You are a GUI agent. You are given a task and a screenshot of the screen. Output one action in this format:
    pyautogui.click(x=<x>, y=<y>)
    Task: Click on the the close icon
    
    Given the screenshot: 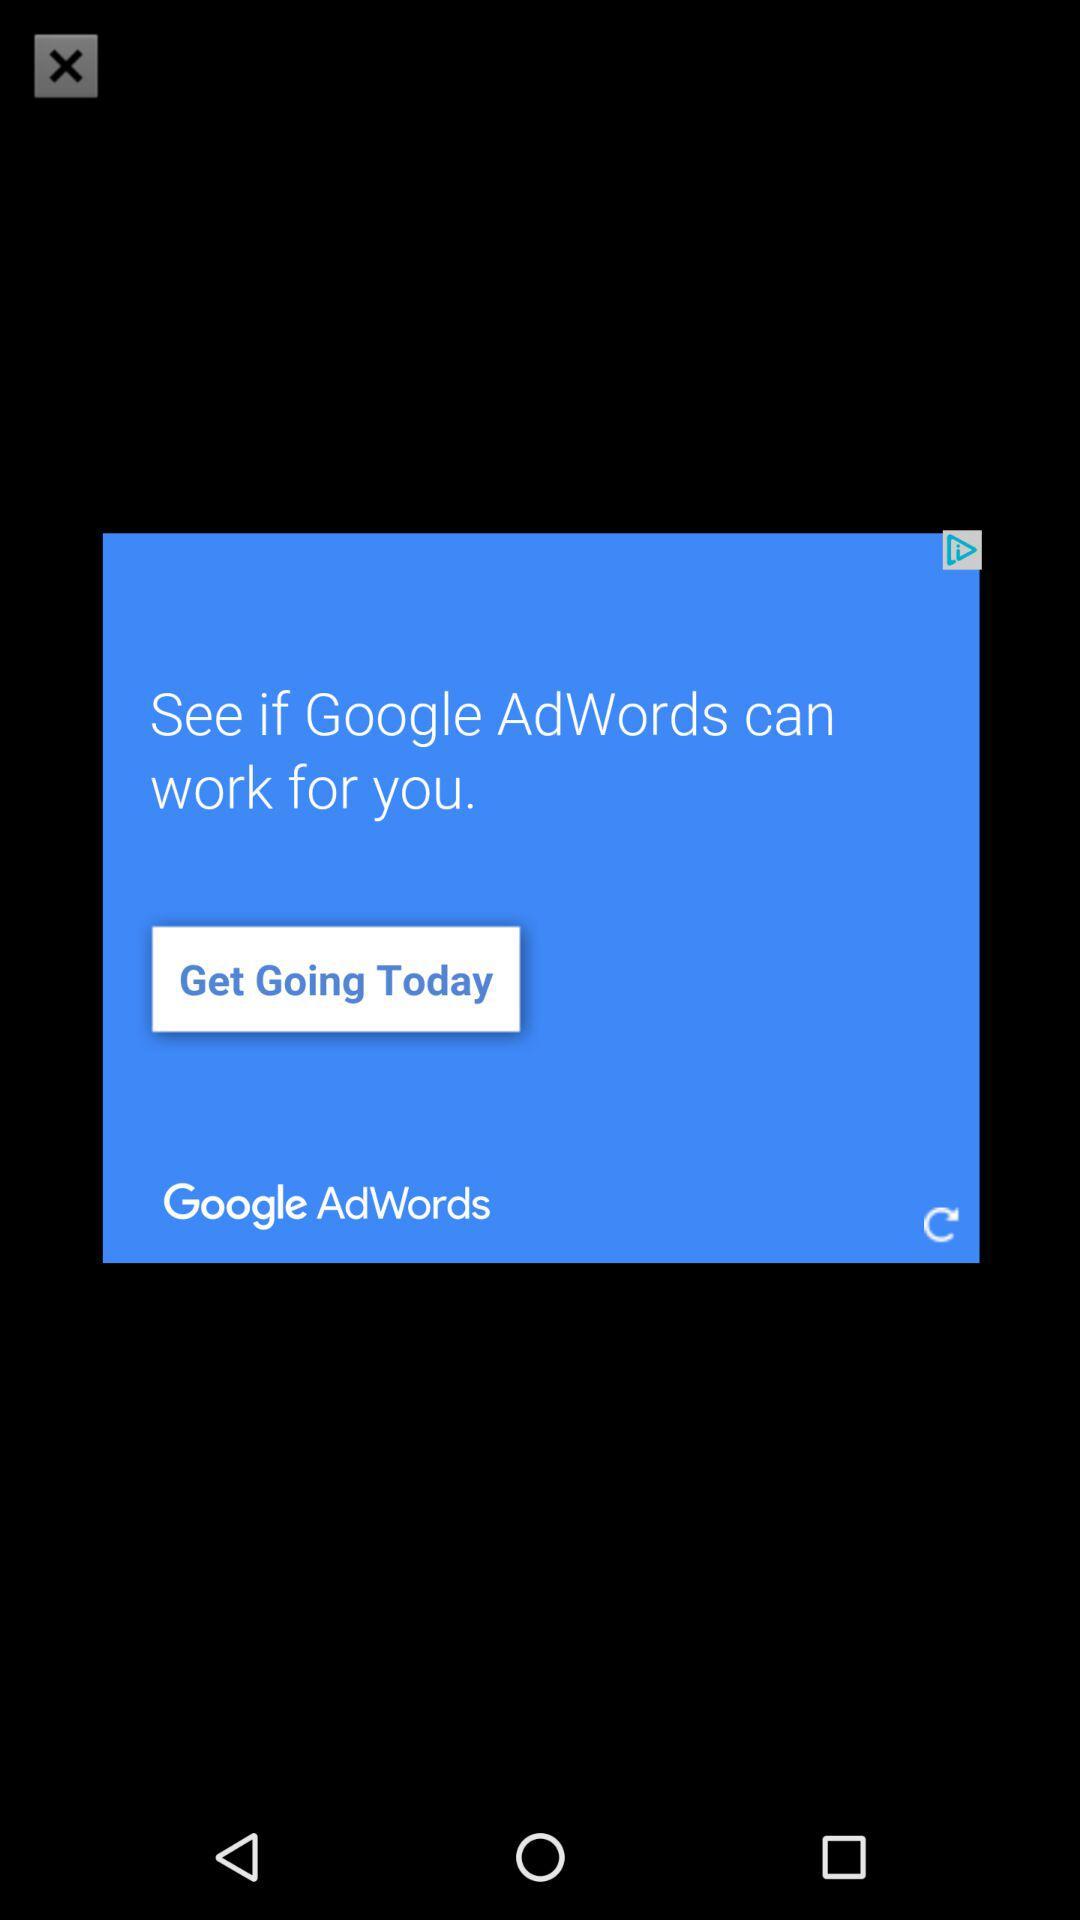 What is the action you would take?
    pyautogui.click(x=64, y=65)
    